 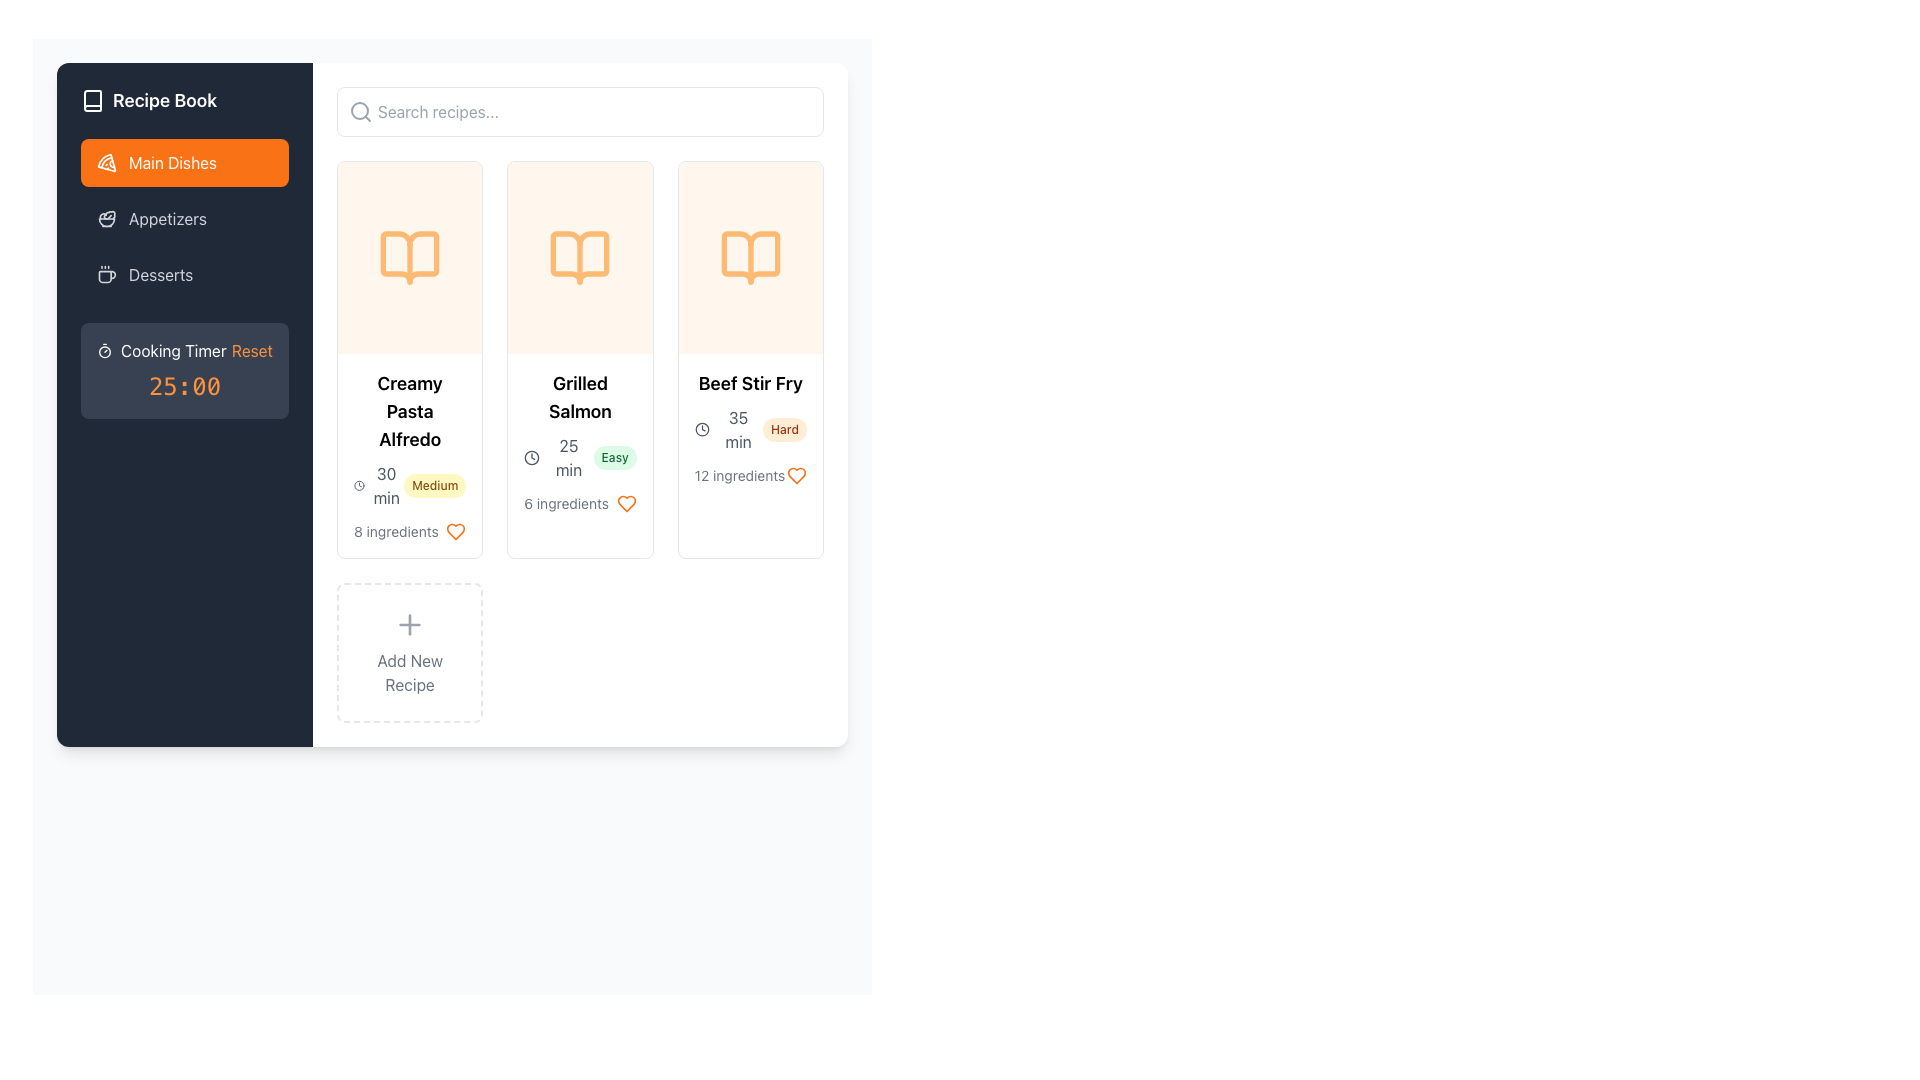 What do you see at coordinates (749, 475) in the screenshot?
I see `the gray-colored text '12 ingredients' in the 'Beef Stir Fry' section` at bounding box center [749, 475].